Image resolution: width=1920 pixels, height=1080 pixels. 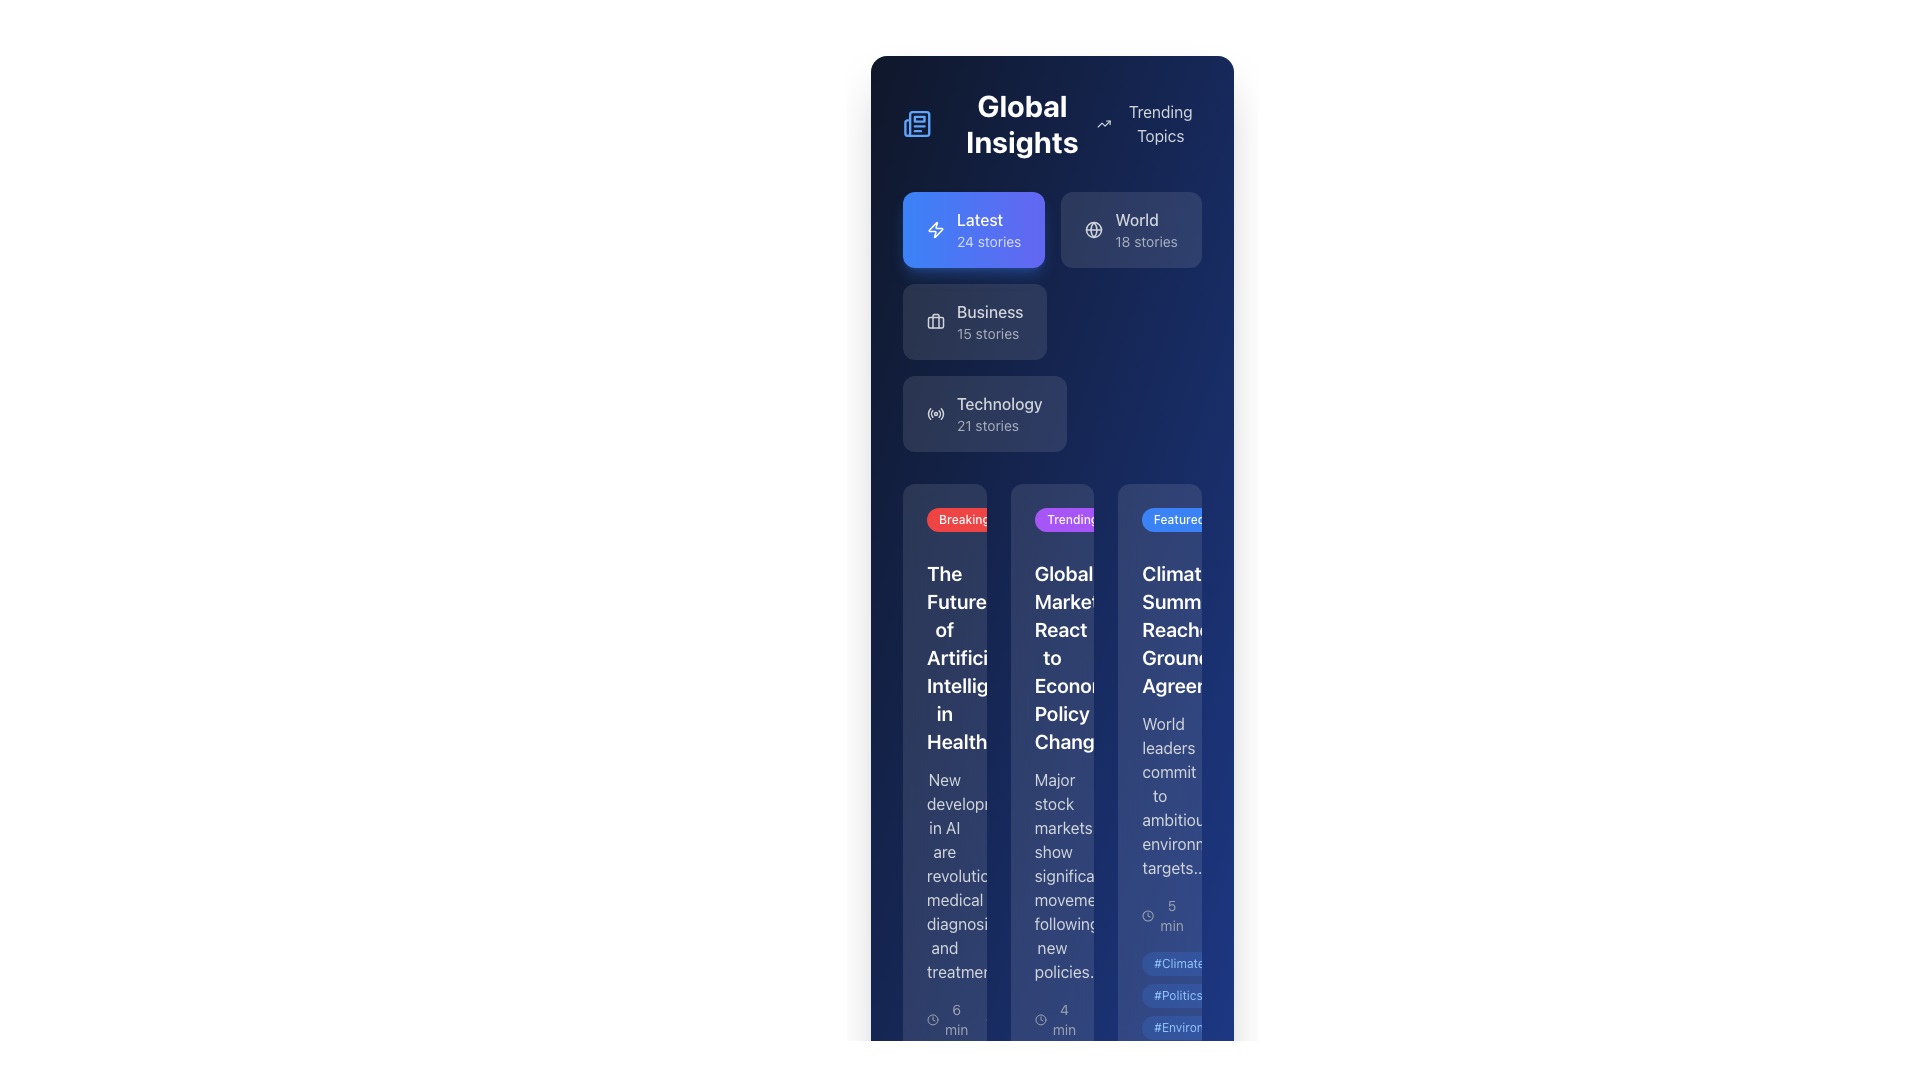 I want to click on the navigation button for the 'World' category, which is the second card in the vertical stack of four on the left sidebar, positioned below the 'Latest' card and above the 'Business' card, so click(x=1131, y=229).